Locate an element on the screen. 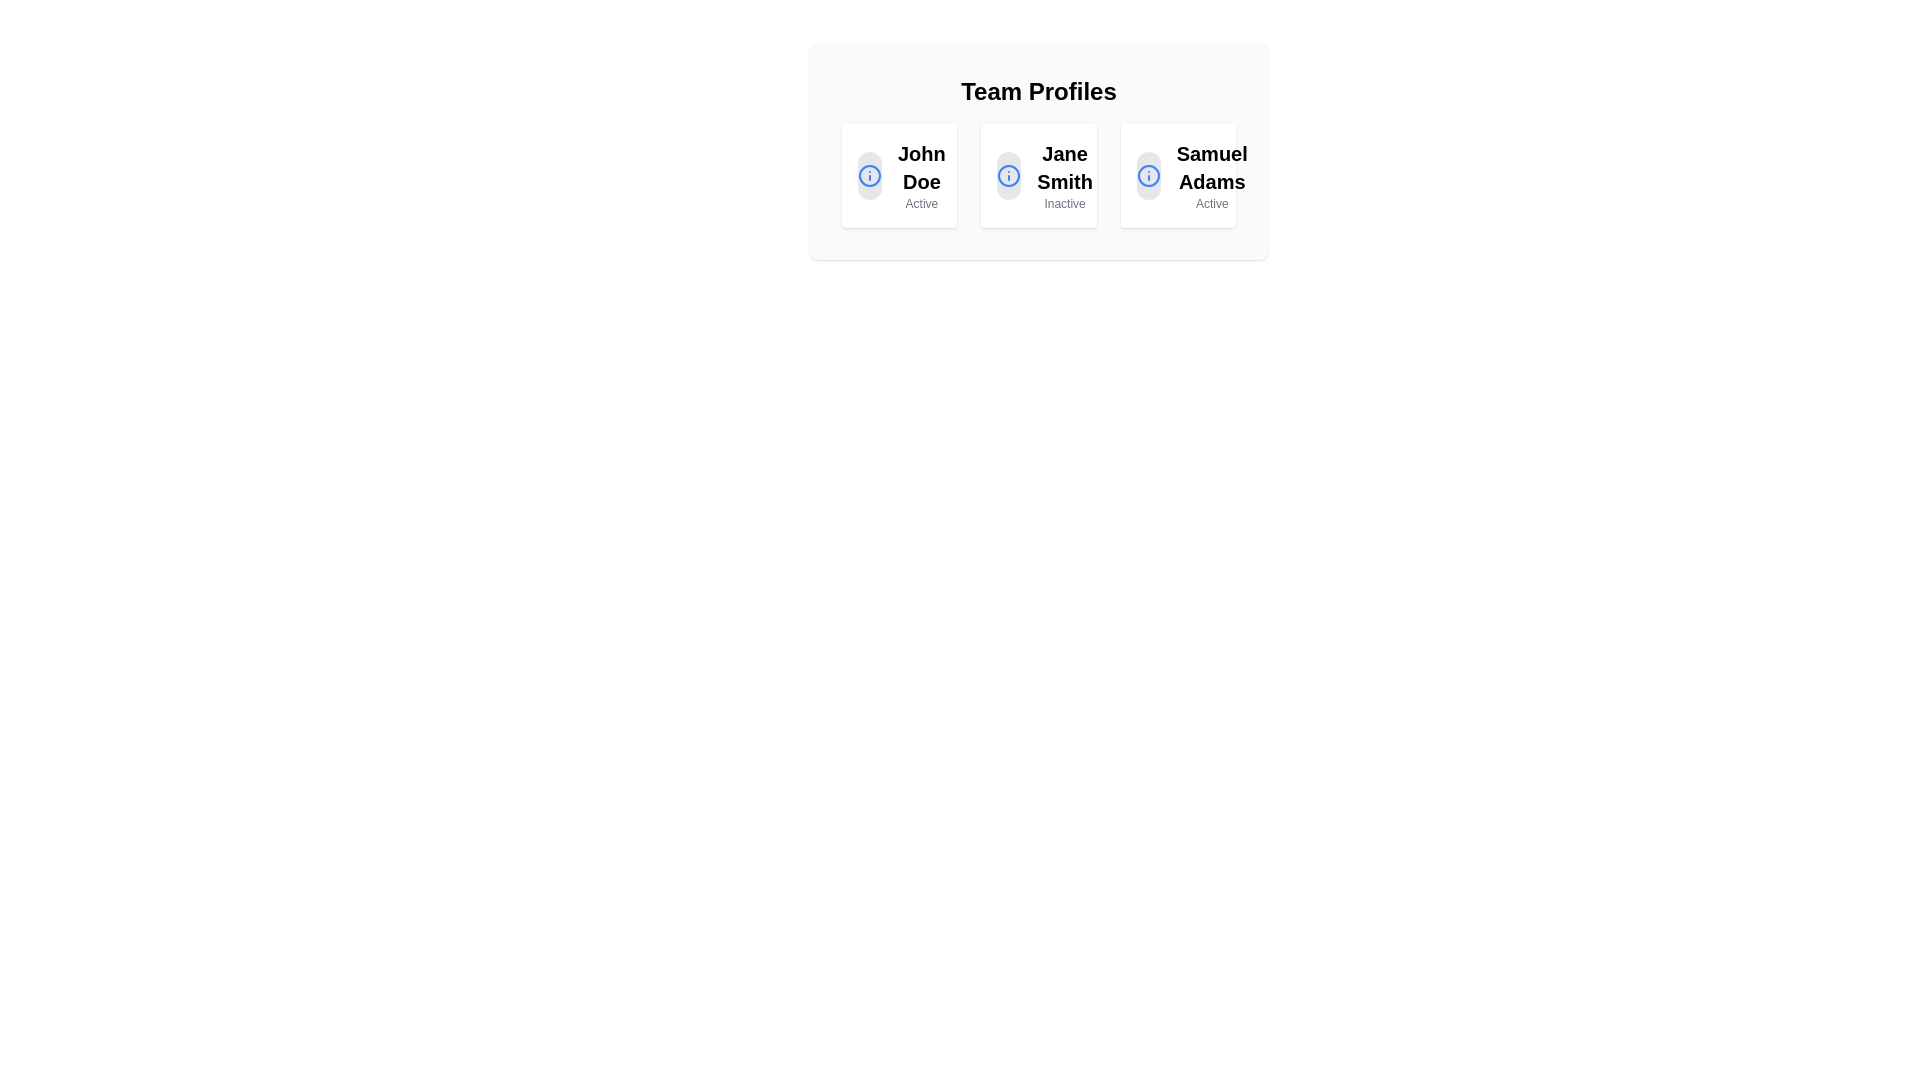  the text label reading 'Inactive', which is styled in a small, gray font and located below the name 'Jane Smith' in the middle profile card is located at coordinates (1064, 204).